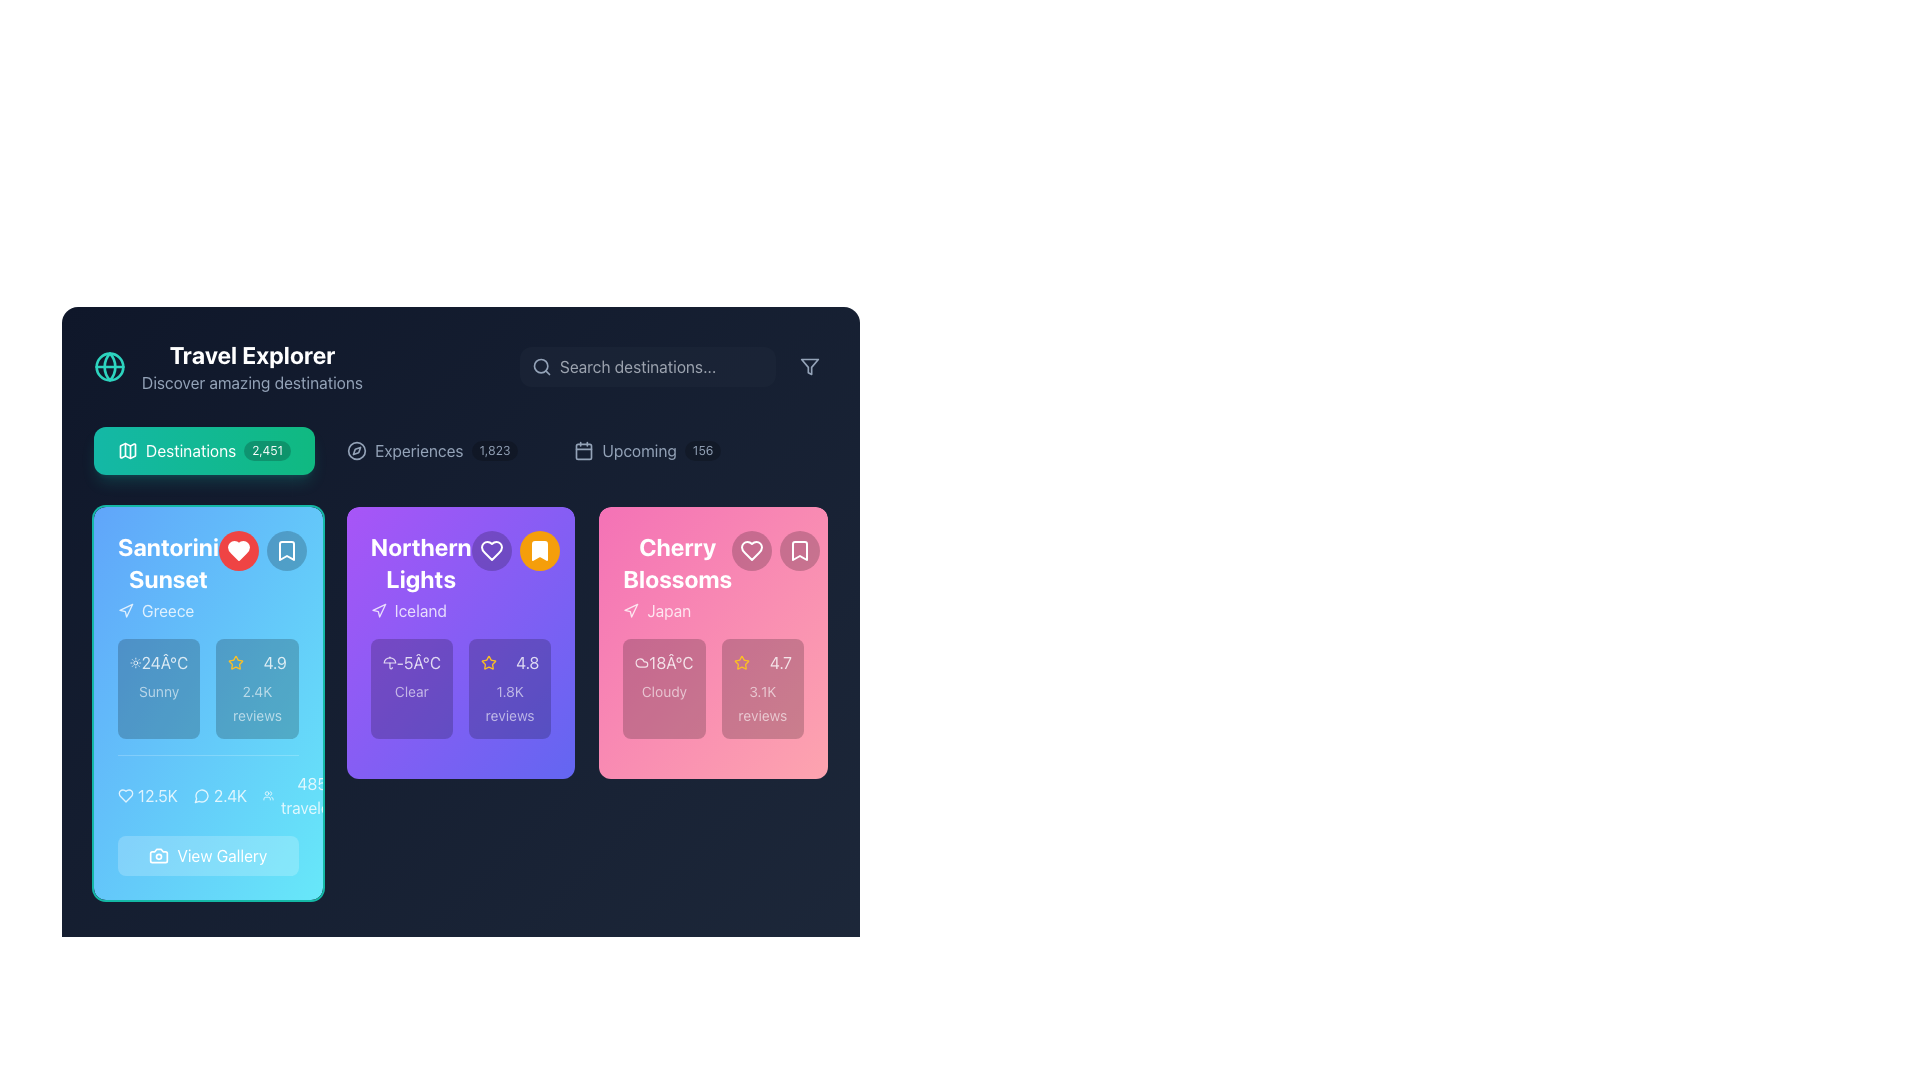  I want to click on the decorative icon accompanying the 'Upcoming' menu option, so click(583, 451).